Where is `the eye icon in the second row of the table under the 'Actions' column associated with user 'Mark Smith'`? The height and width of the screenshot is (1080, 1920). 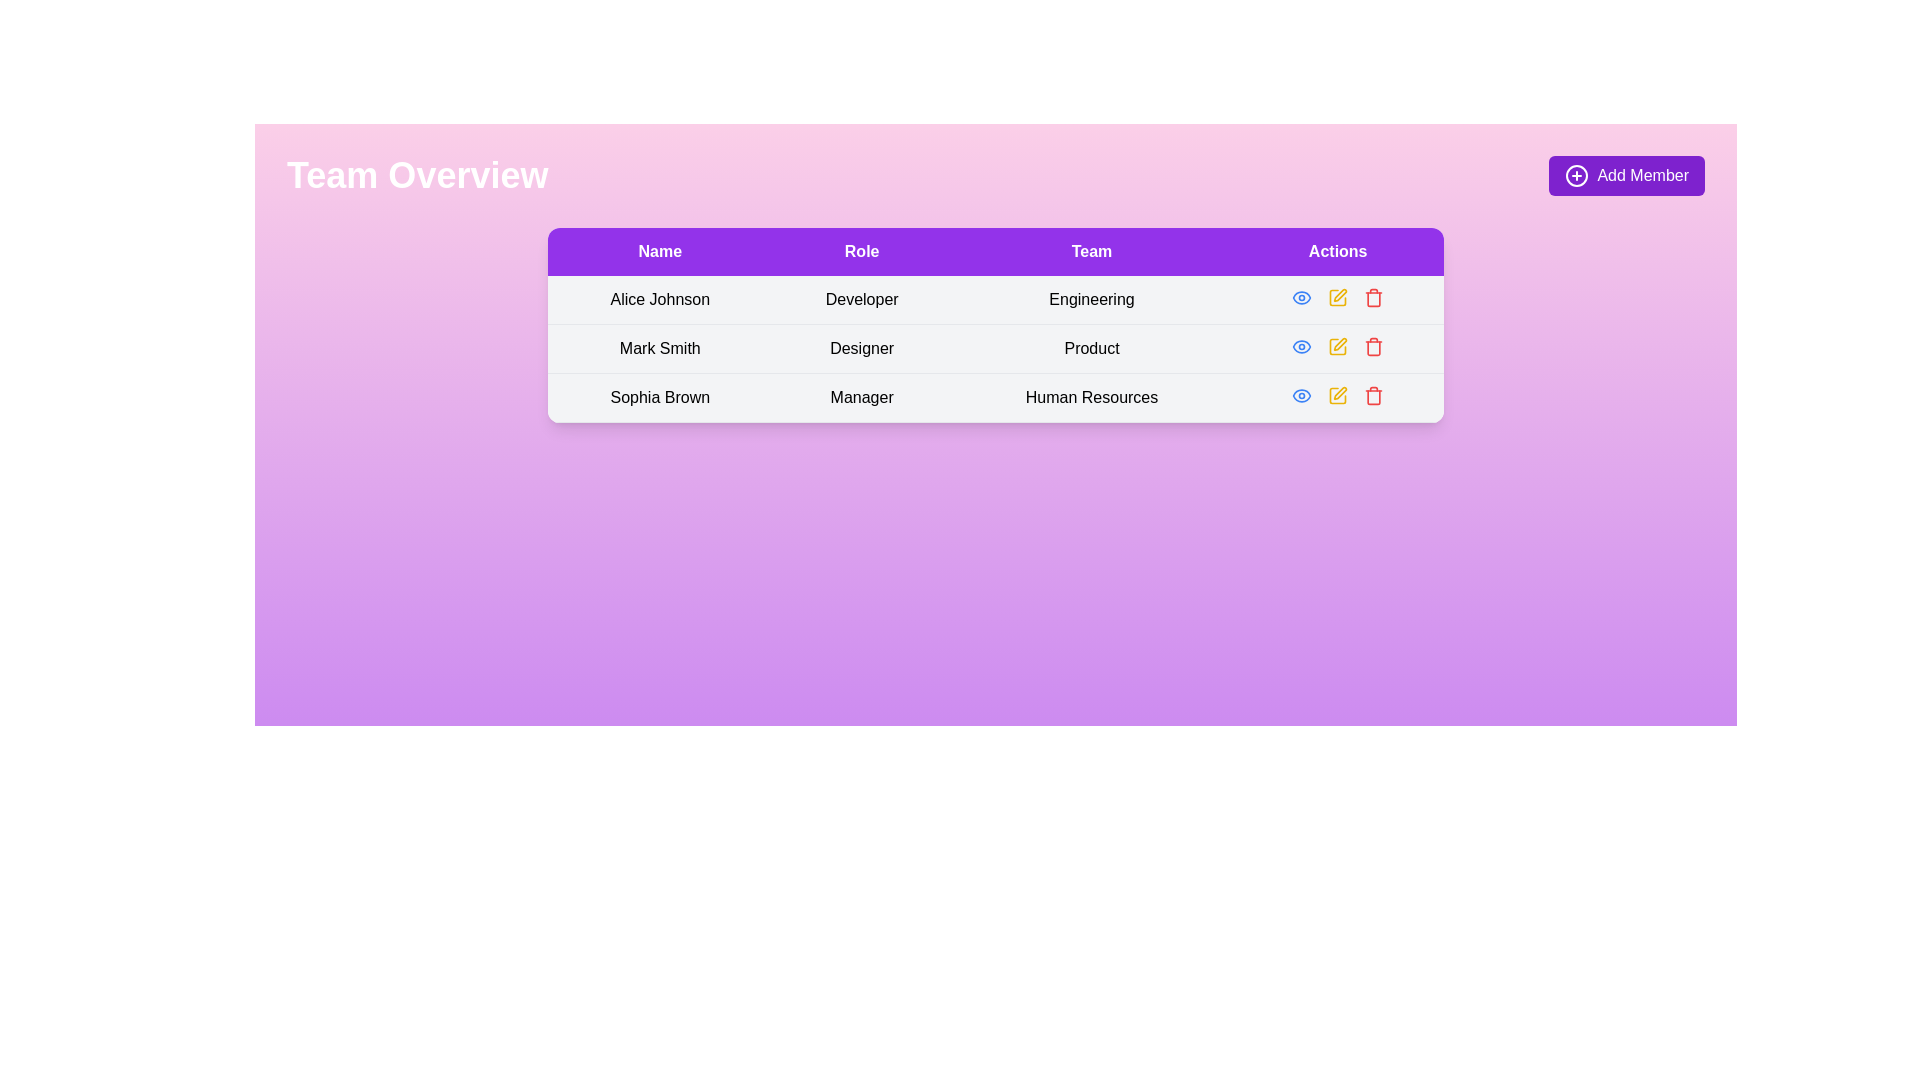 the eye icon in the second row of the table under the 'Actions' column associated with user 'Mark Smith' is located at coordinates (1302, 346).